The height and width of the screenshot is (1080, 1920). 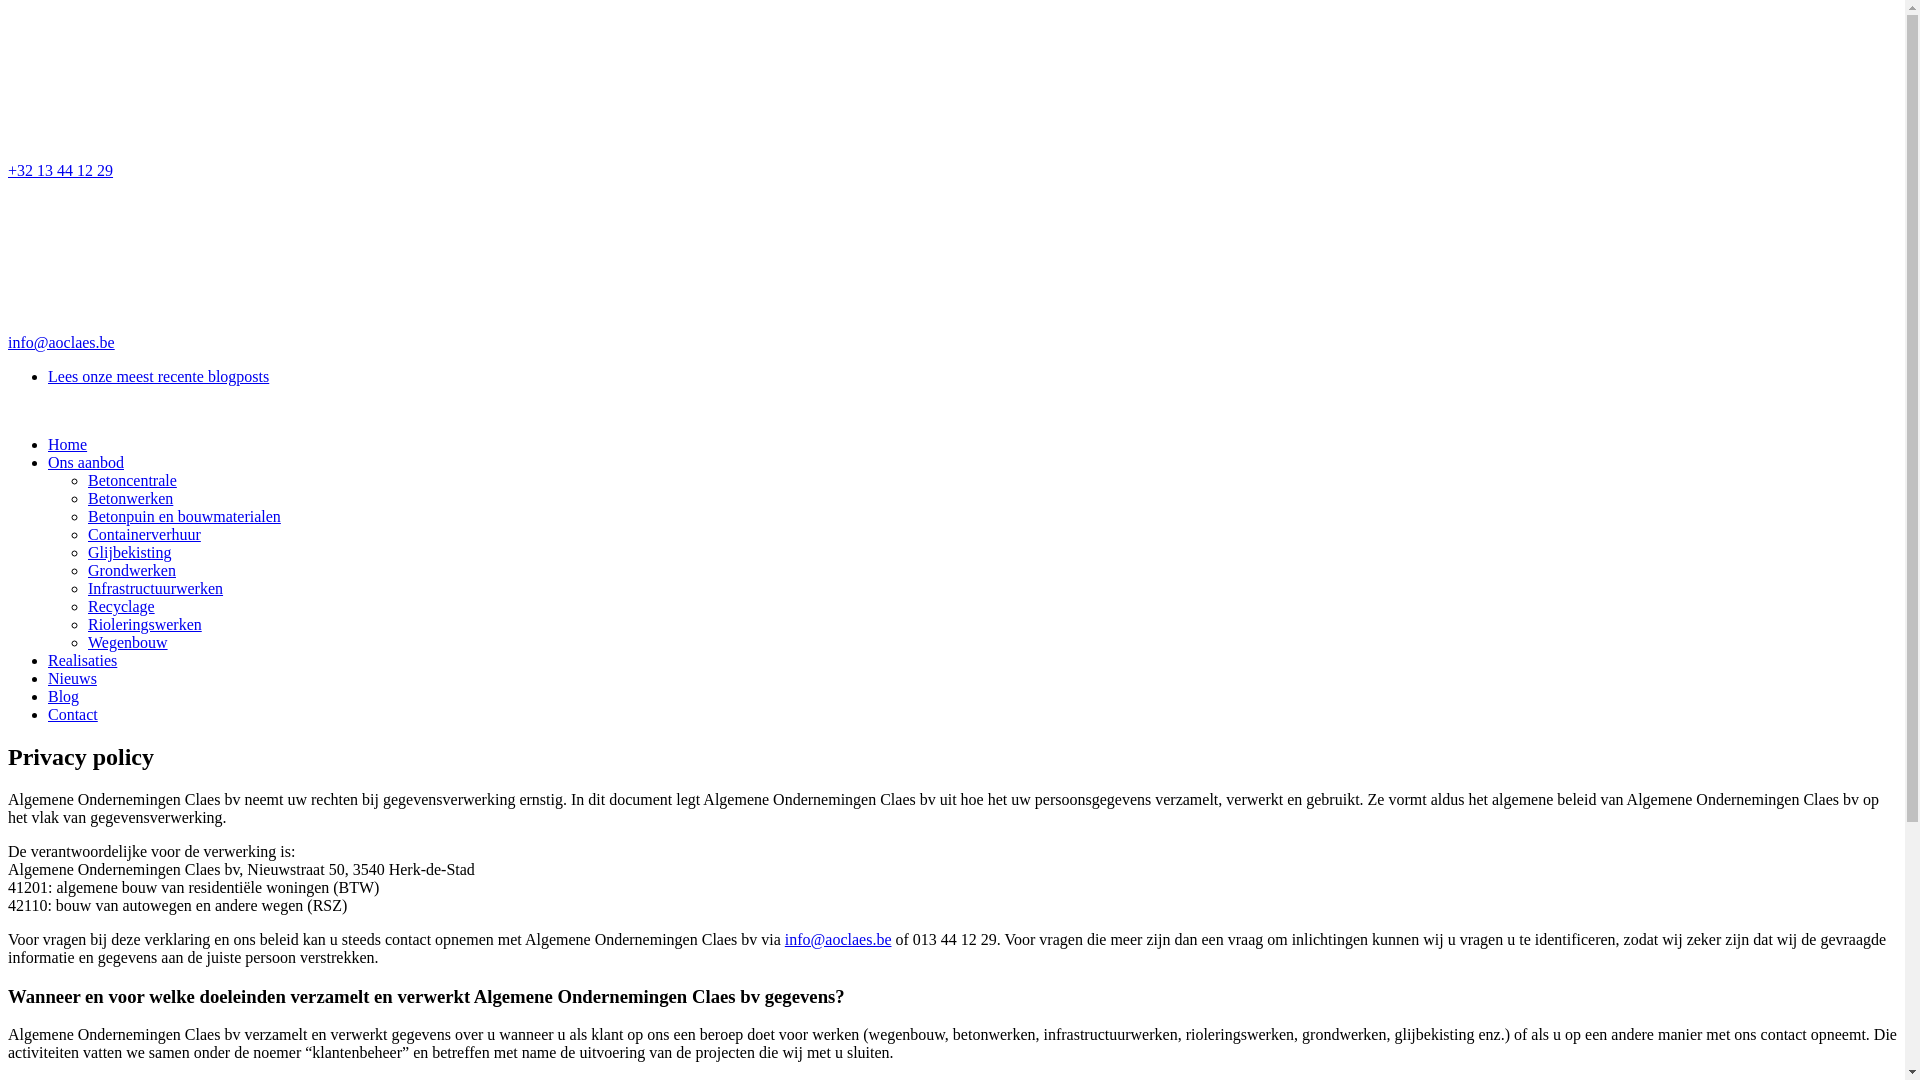 I want to click on 'Ons aanbod', so click(x=85, y=462).